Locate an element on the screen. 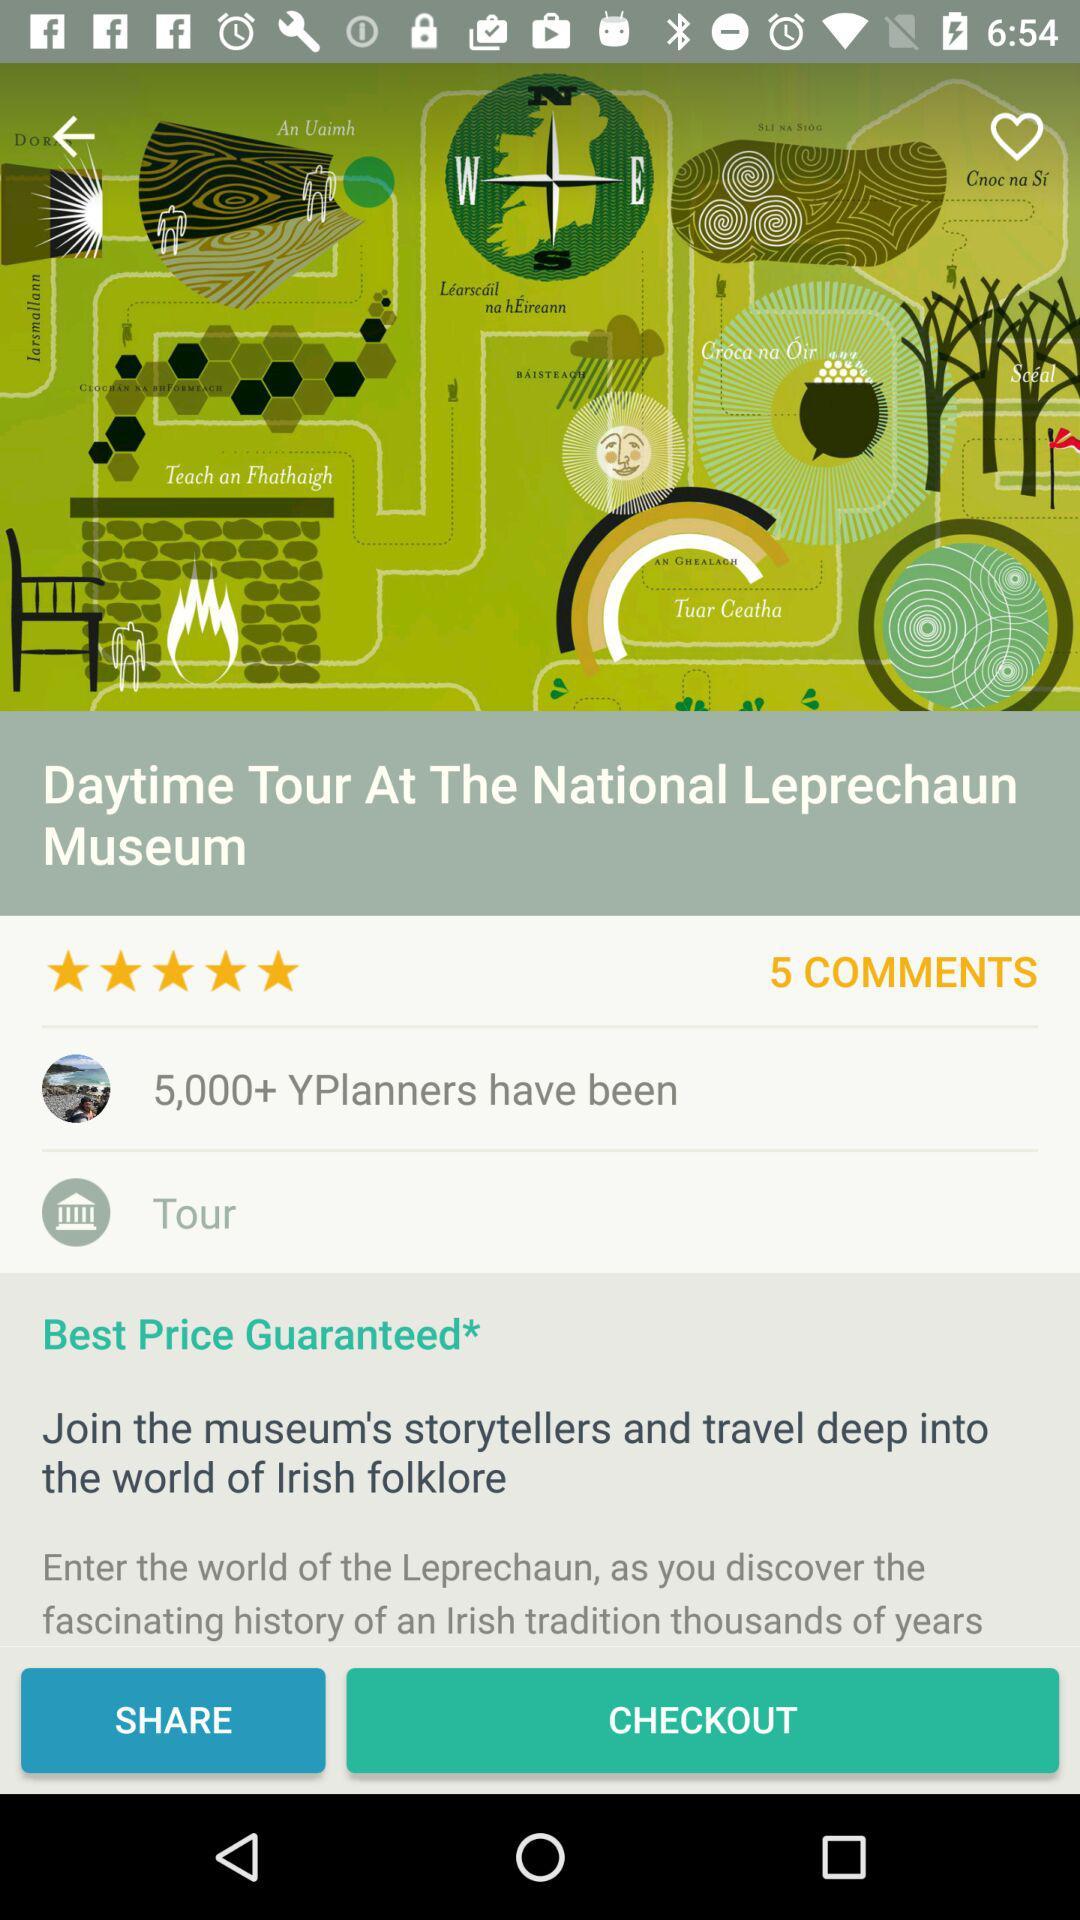 The width and height of the screenshot is (1080, 1920). share is located at coordinates (172, 1719).